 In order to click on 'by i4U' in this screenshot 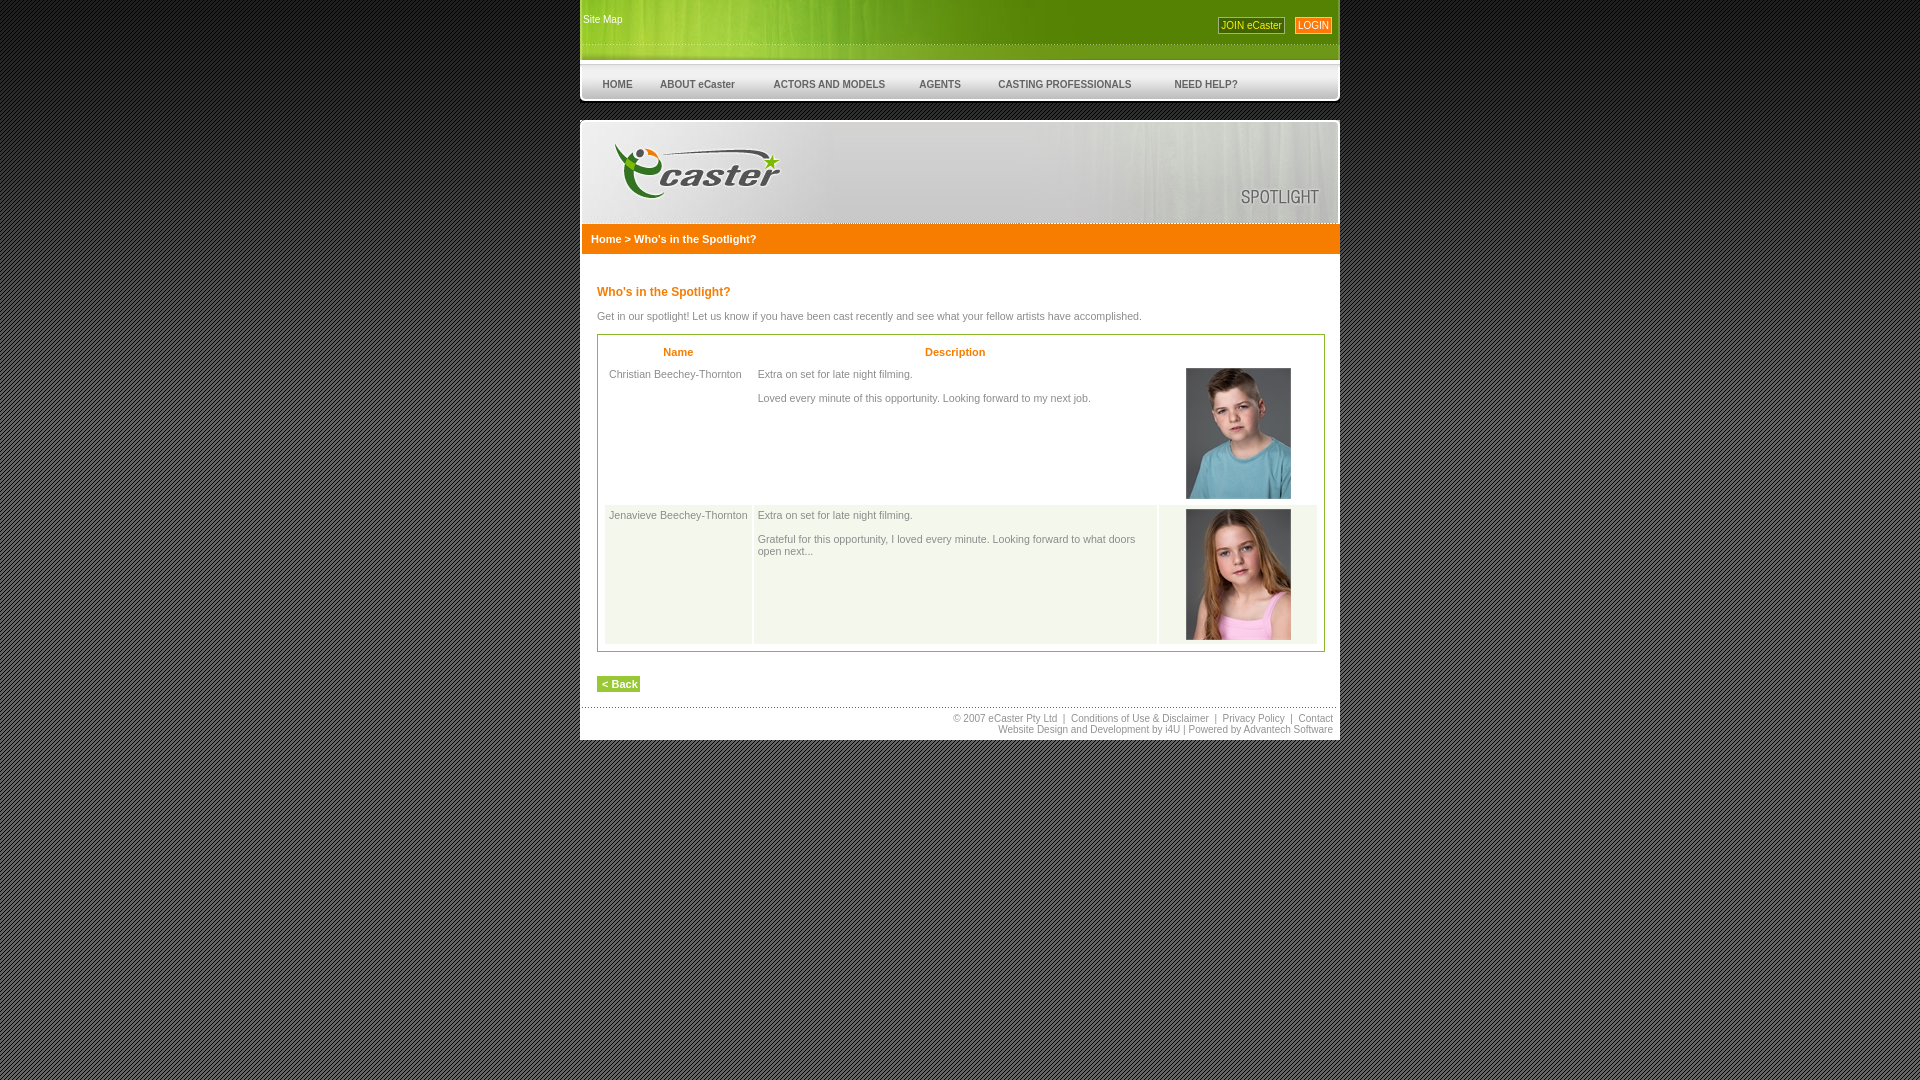, I will do `click(1164, 729)`.